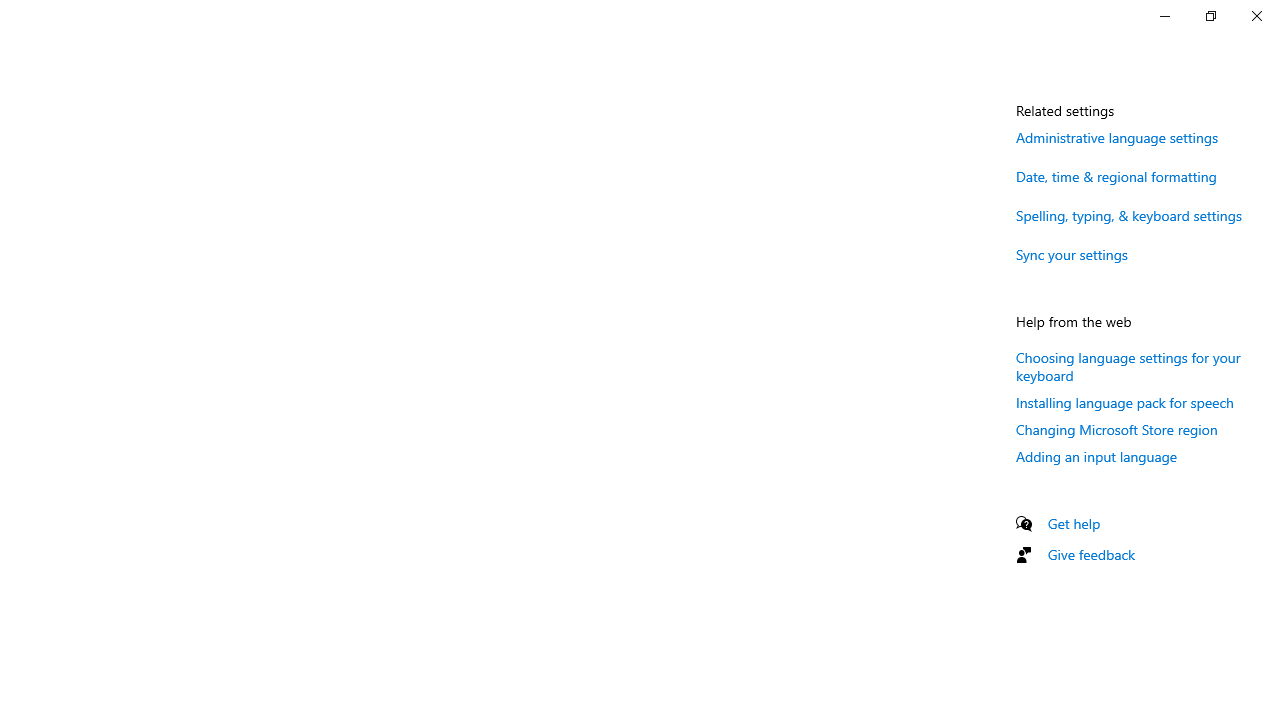 Image resolution: width=1280 pixels, height=720 pixels. I want to click on 'Sync your settings', so click(1071, 253).